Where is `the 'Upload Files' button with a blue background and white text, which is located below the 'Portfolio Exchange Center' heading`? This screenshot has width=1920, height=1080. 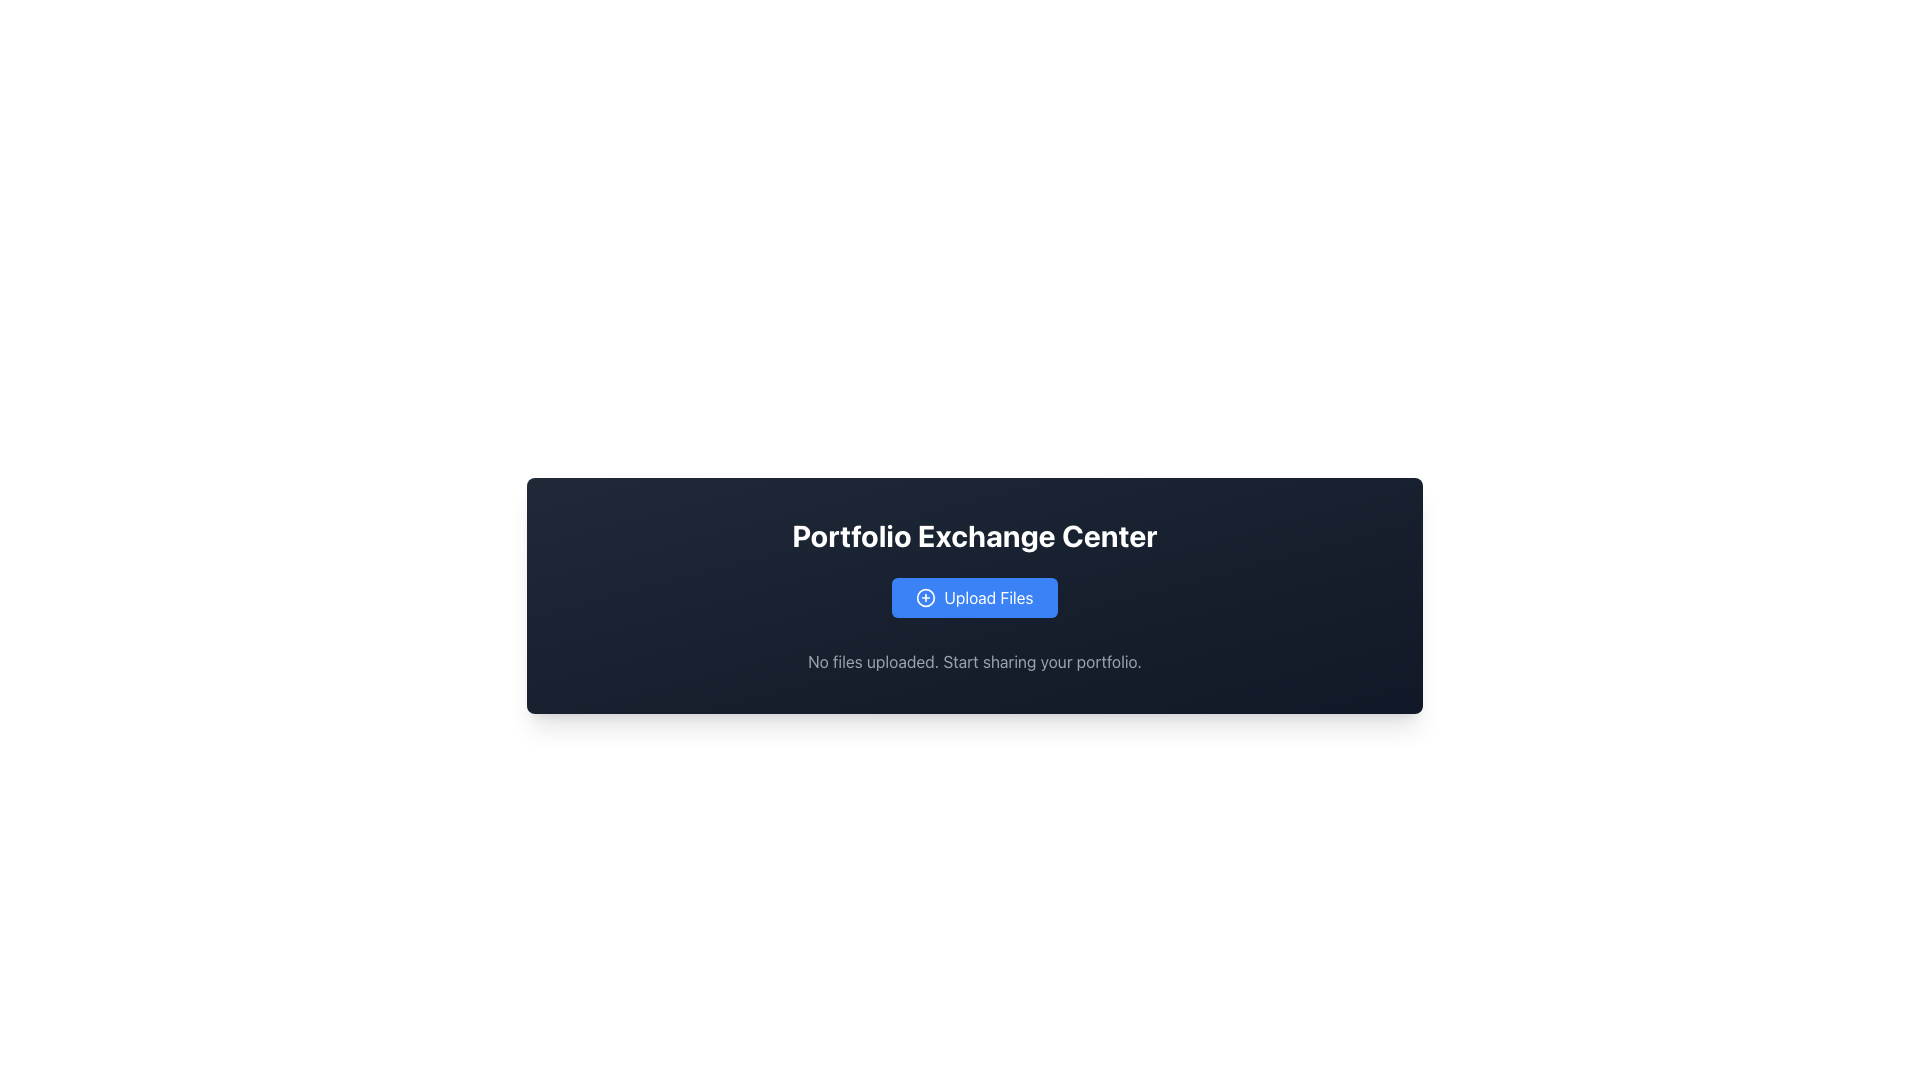
the 'Upload Files' button with a blue background and white text, which is located below the 'Portfolio Exchange Center' heading is located at coordinates (974, 596).